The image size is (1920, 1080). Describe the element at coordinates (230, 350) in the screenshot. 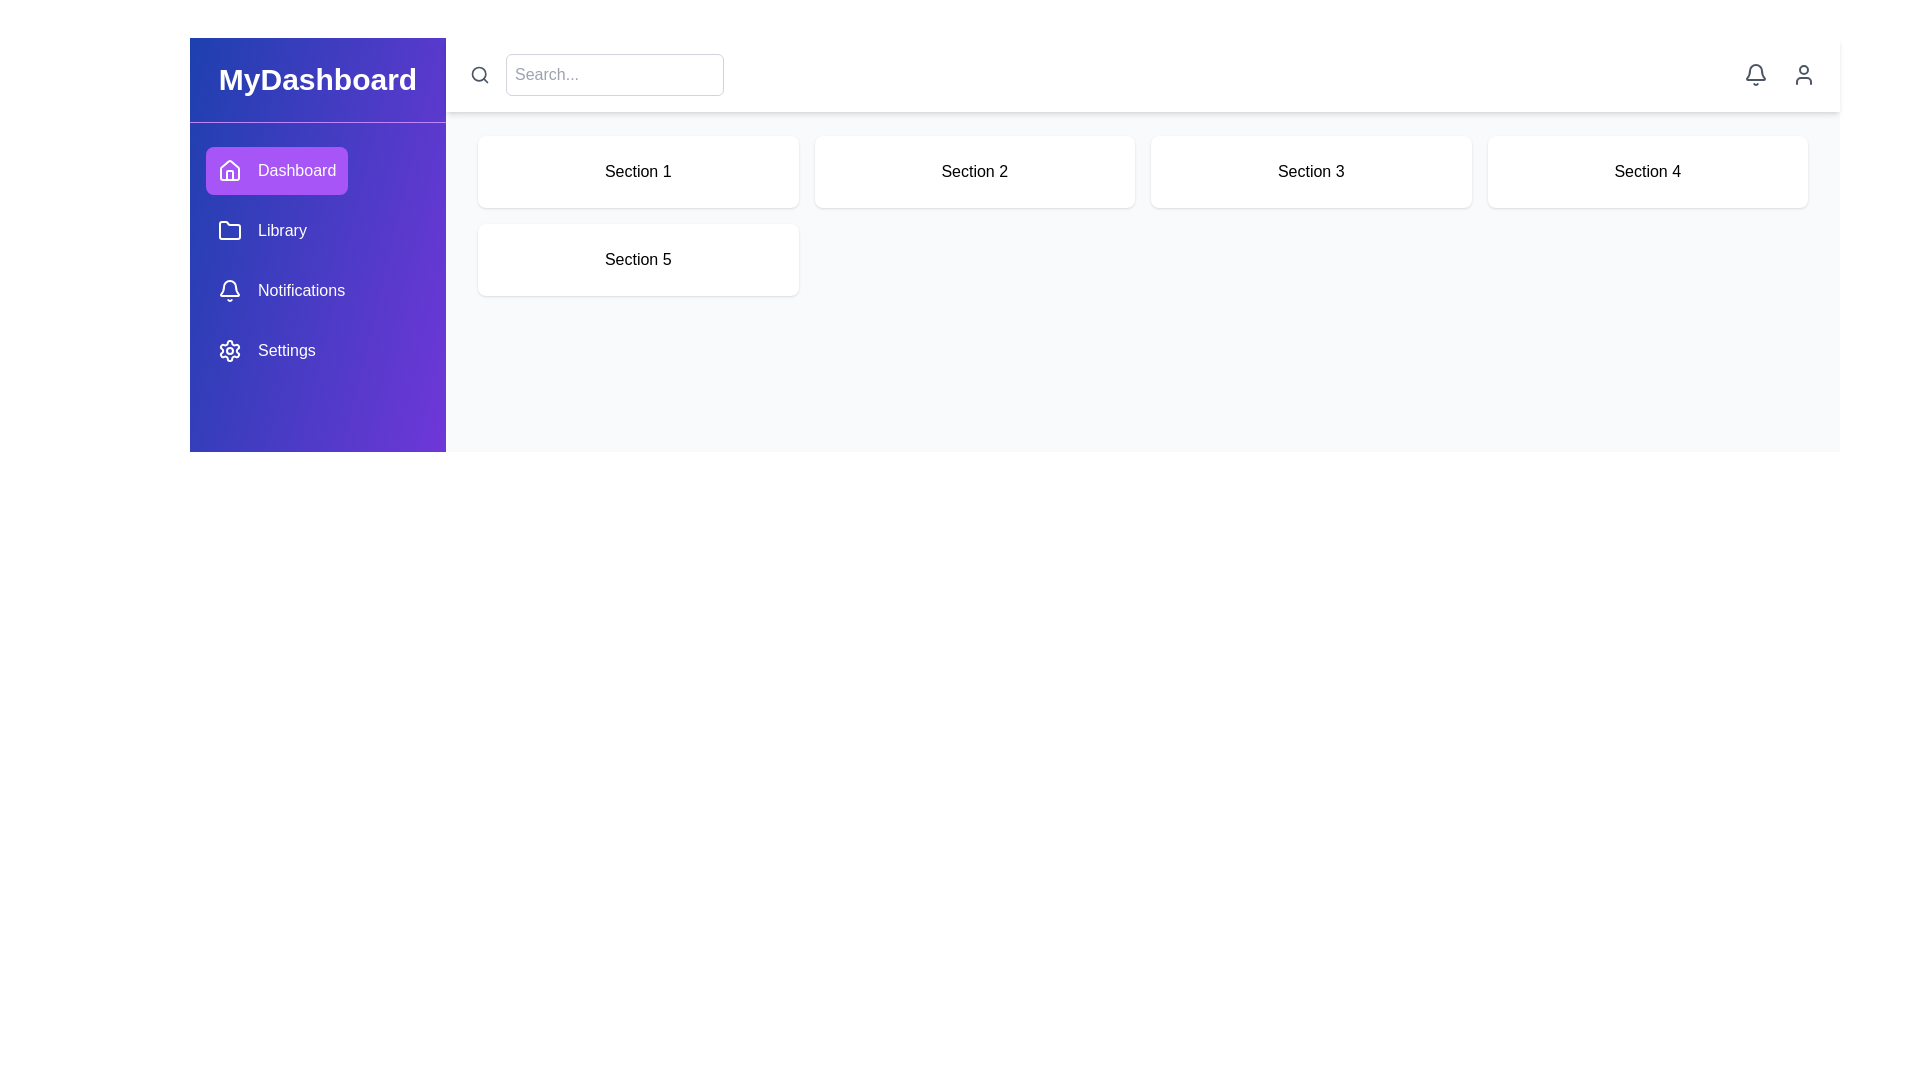

I see `the gear icon located at the bottom of the sidebar, which represents the settings option` at that location.